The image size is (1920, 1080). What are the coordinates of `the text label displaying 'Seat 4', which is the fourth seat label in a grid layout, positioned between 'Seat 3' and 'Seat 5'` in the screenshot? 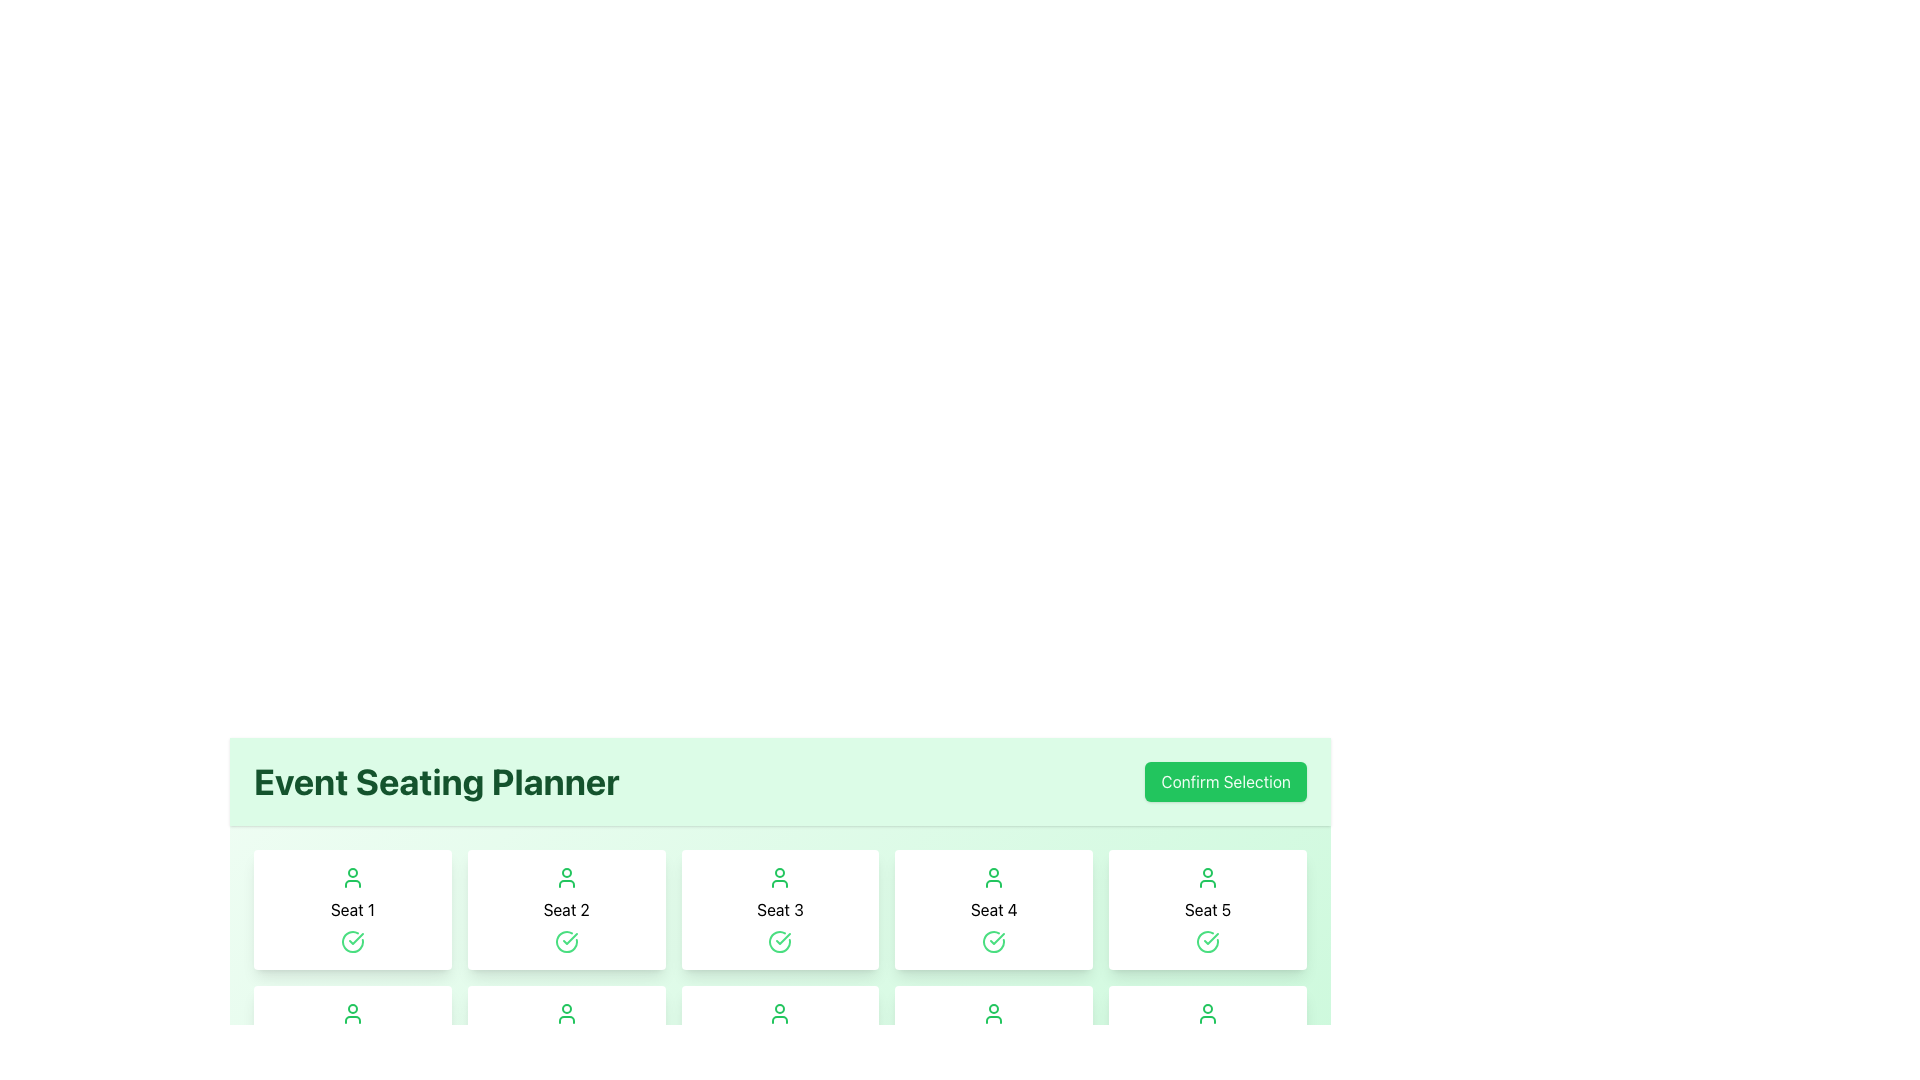 It's located at (994, 910).